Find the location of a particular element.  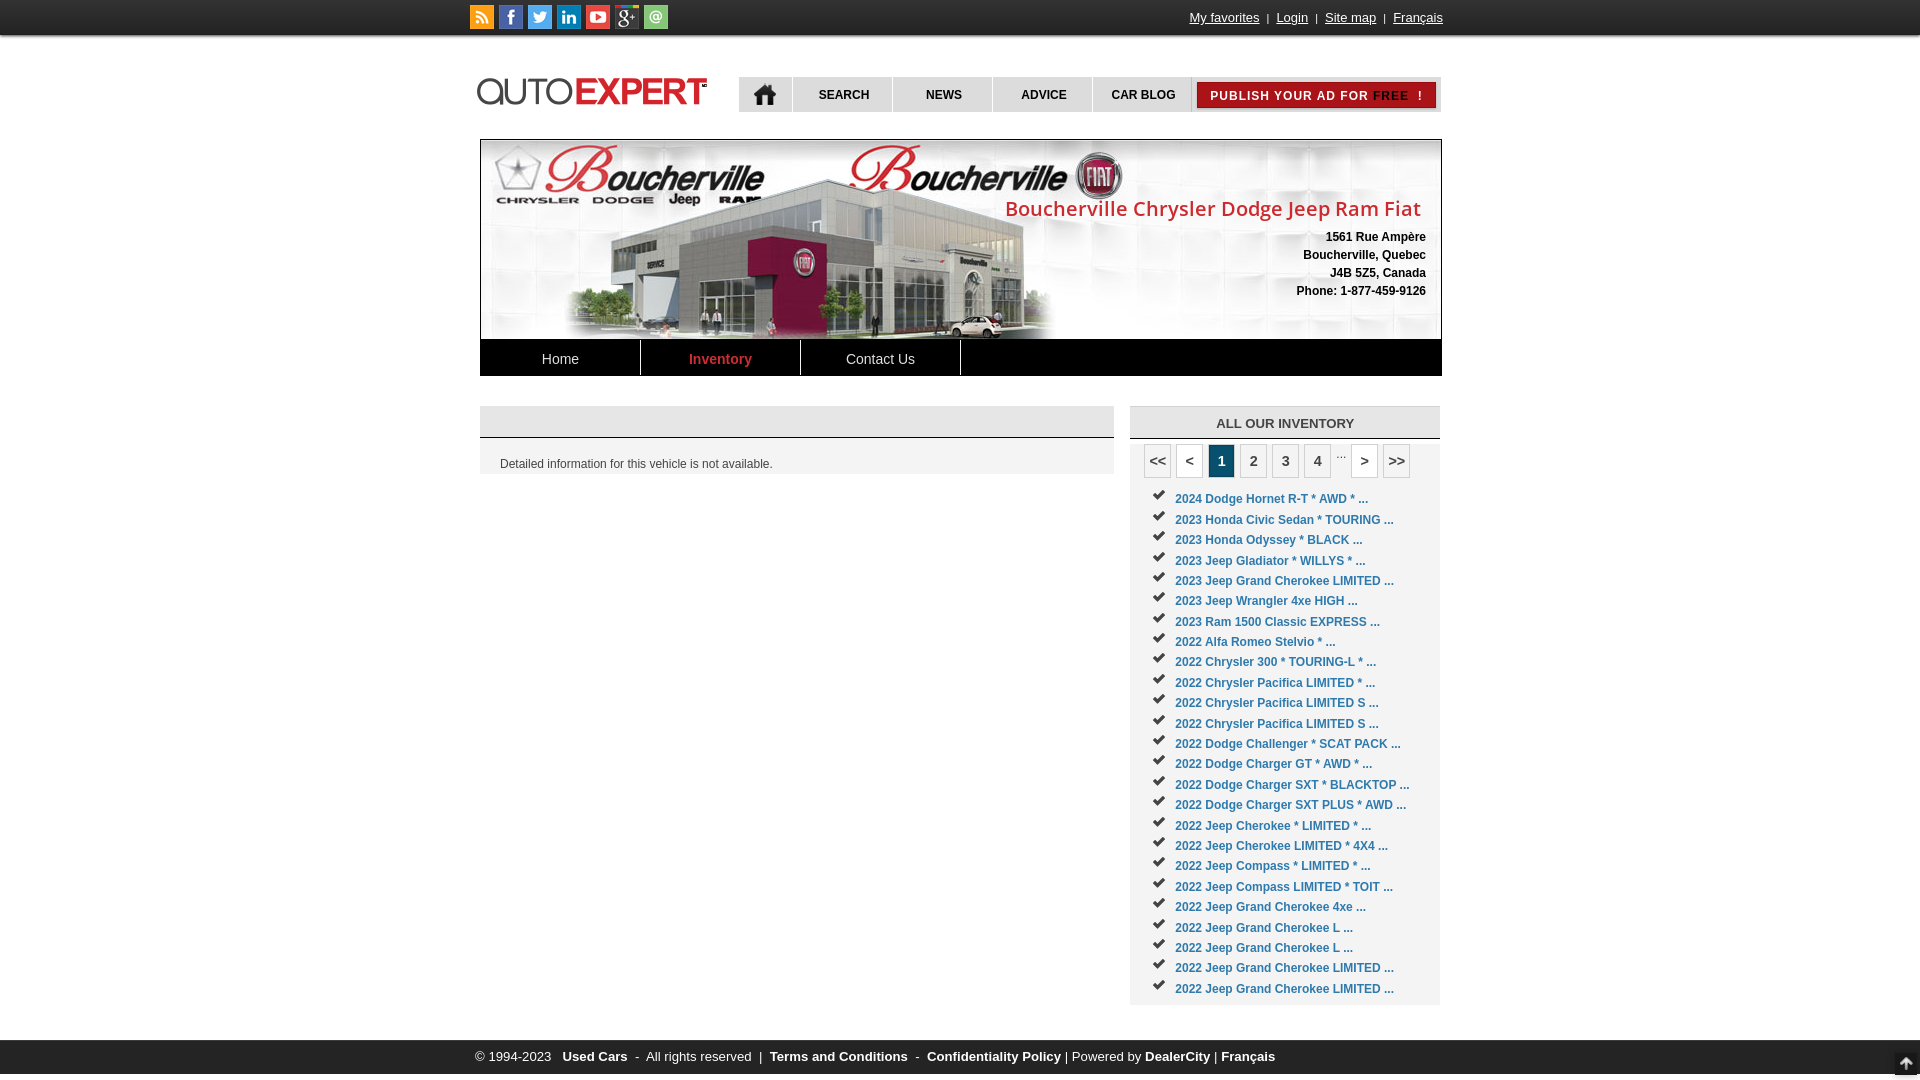

'HOME' is located at coordinates (764, 94).